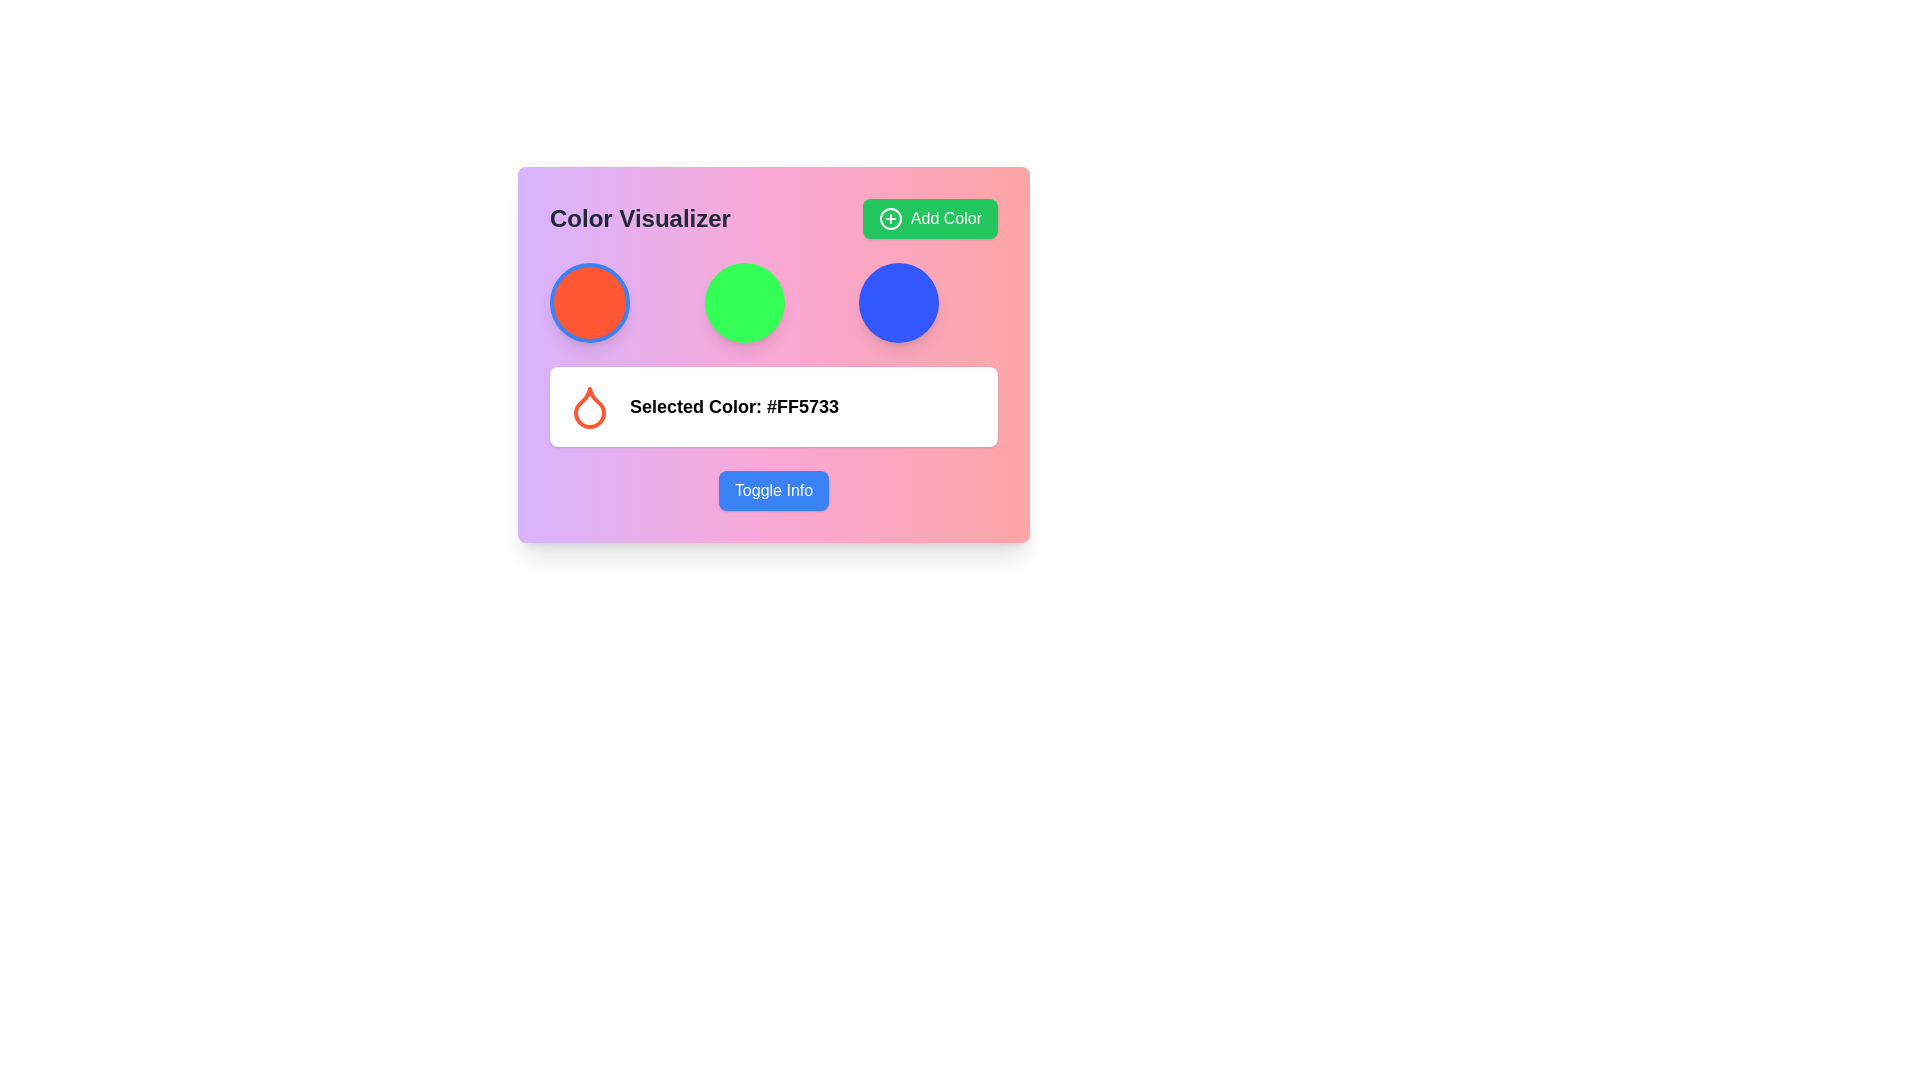 The height and width of the screenshot is (1080, 1920). Describe the element at coordinates (772, 490) in the screenshot. I see `the blue button with rounded corners labeled 'Toggle Info'` at that location.